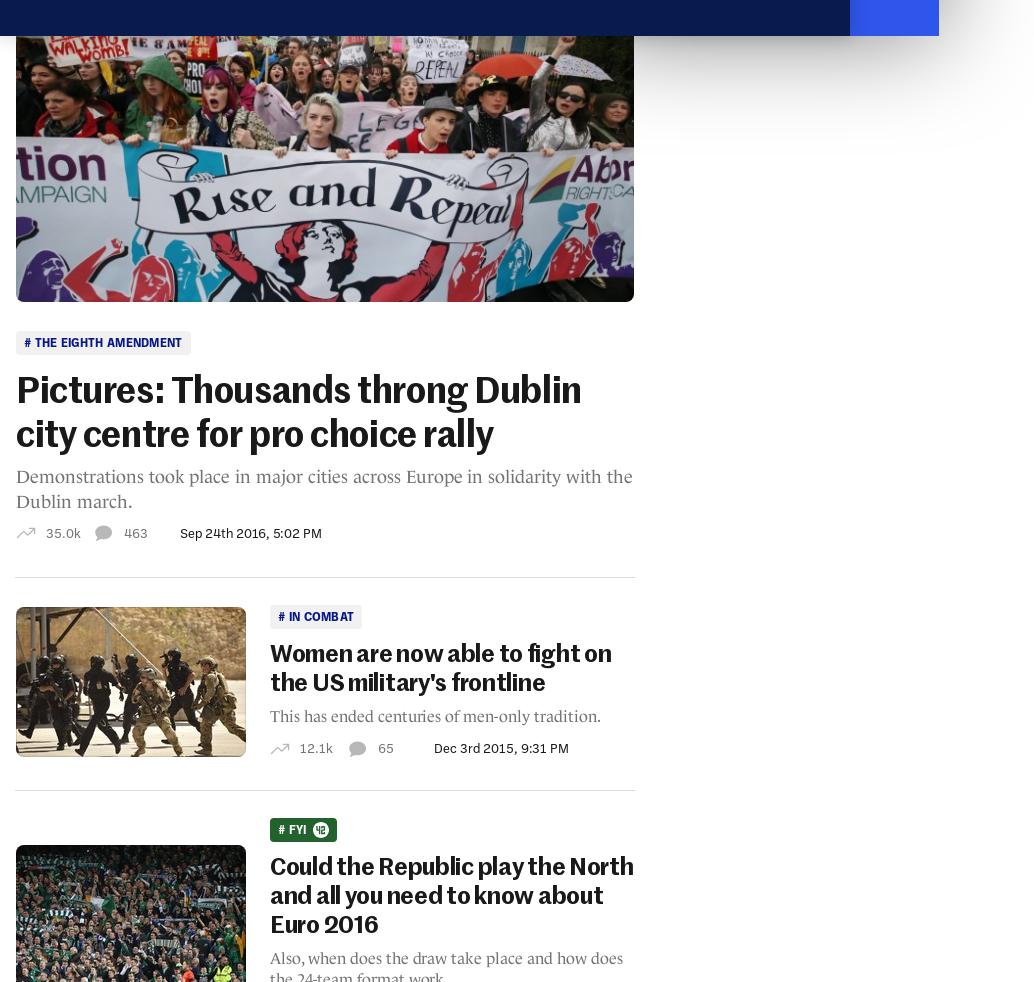  Describe the element at coordinates (135, 531) in the screenshot. I see `'463'` at that location.